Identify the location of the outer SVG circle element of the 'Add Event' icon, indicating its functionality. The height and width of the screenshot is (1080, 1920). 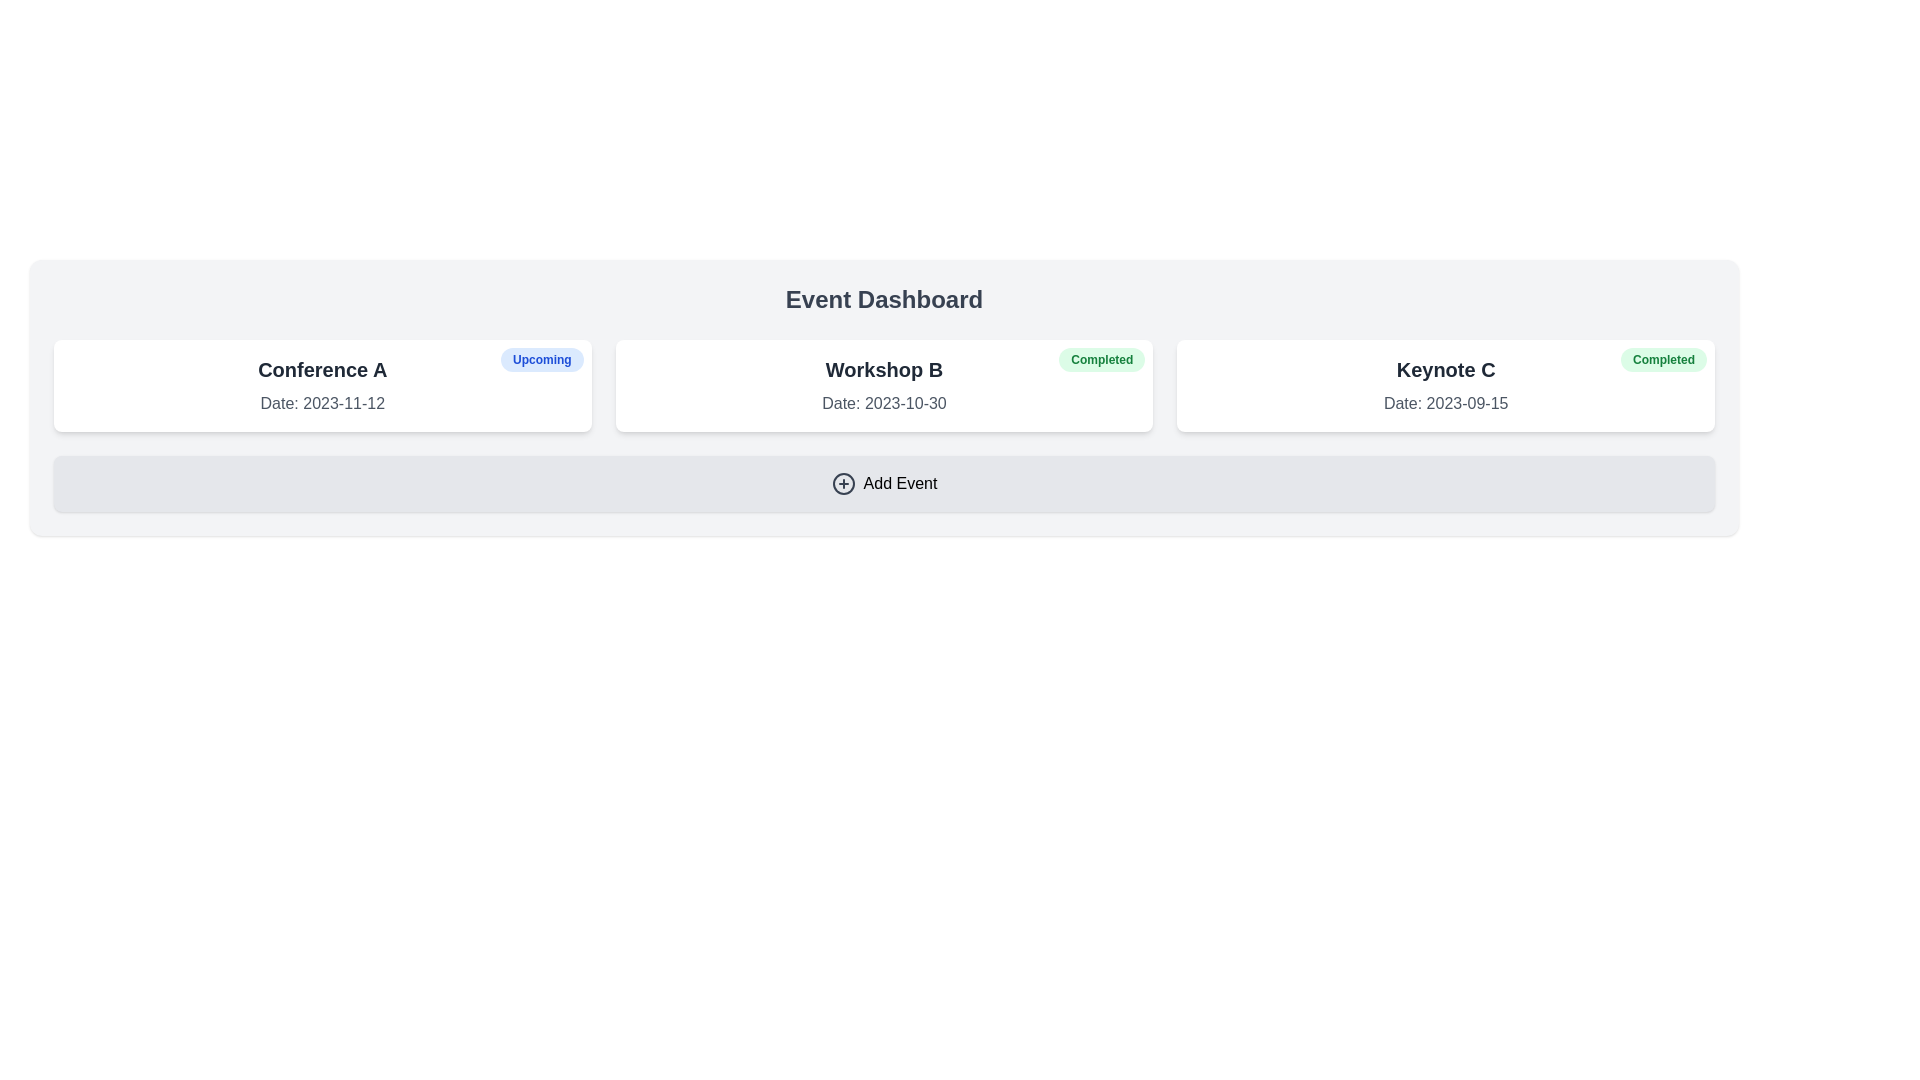
(843, 483).